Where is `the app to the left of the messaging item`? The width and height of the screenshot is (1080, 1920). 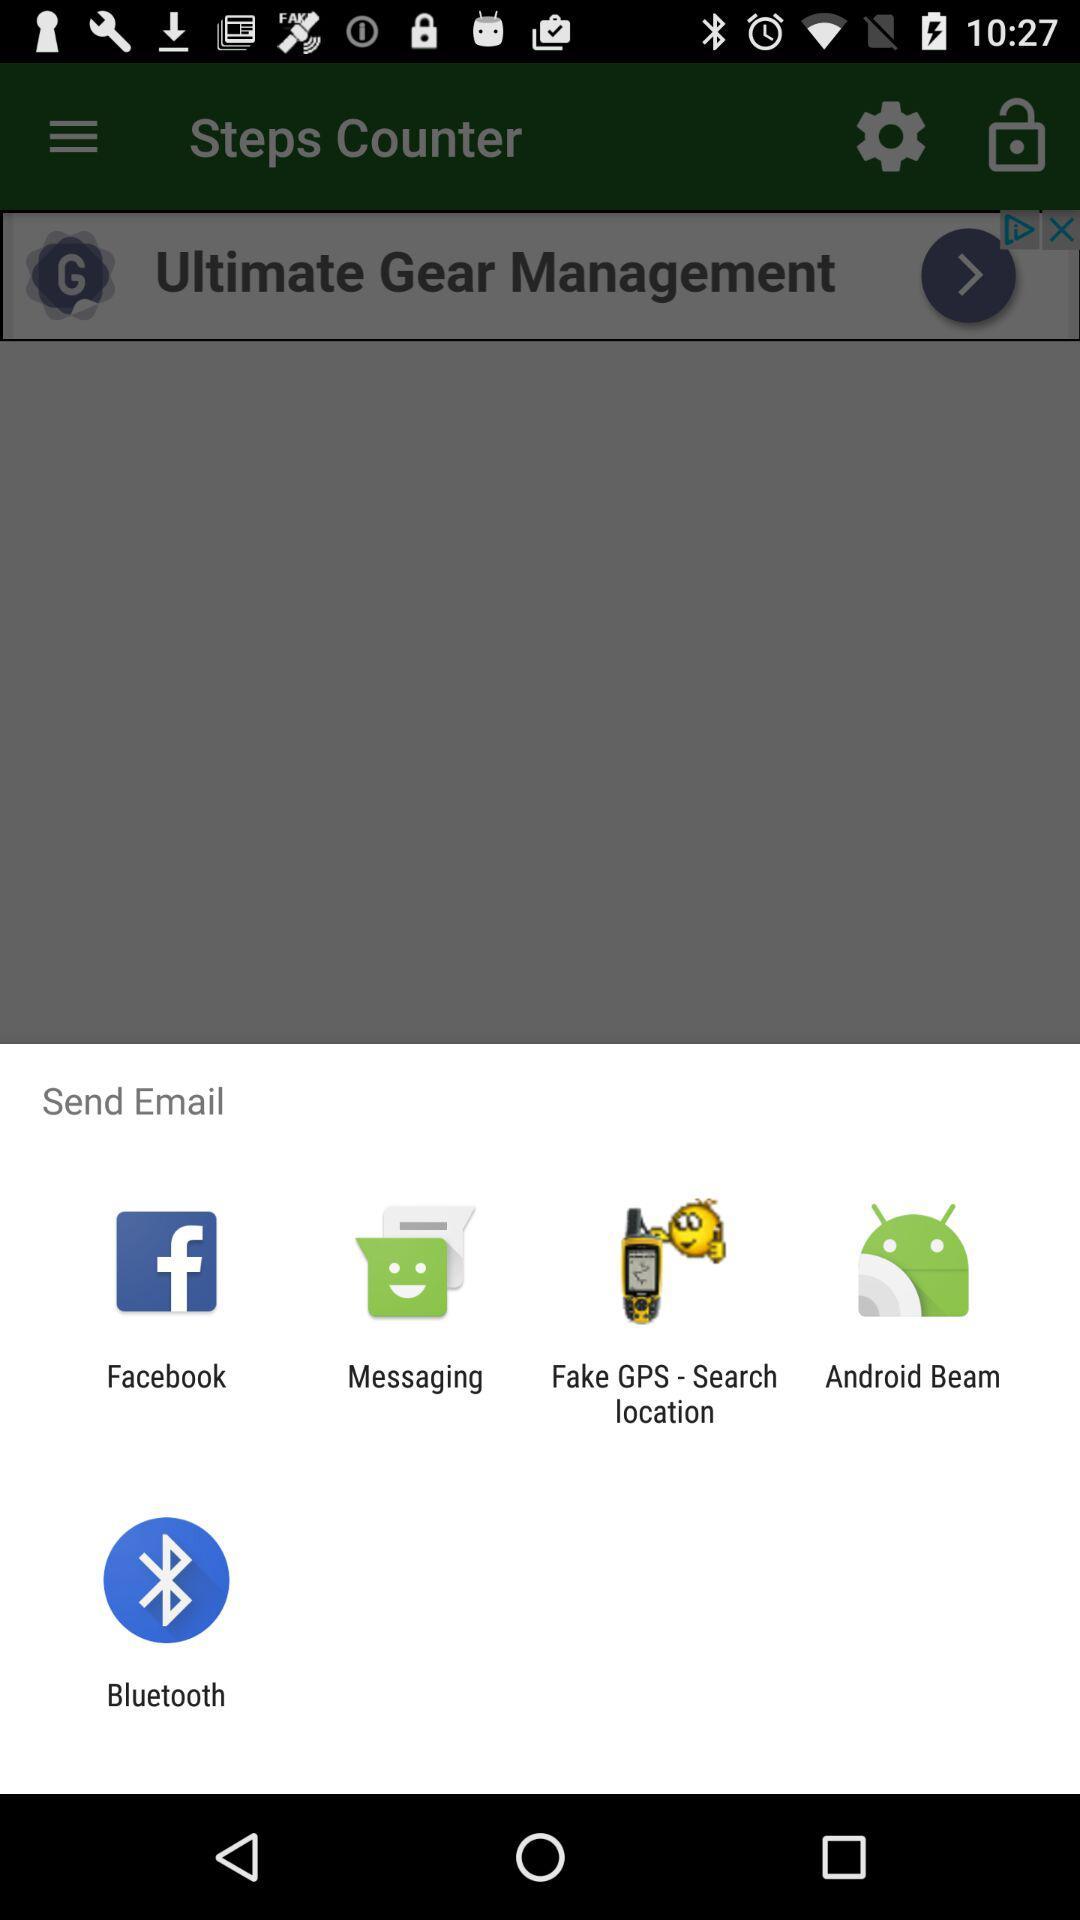 the app to the left of the messaging item is located at coordinates (165, 1392).